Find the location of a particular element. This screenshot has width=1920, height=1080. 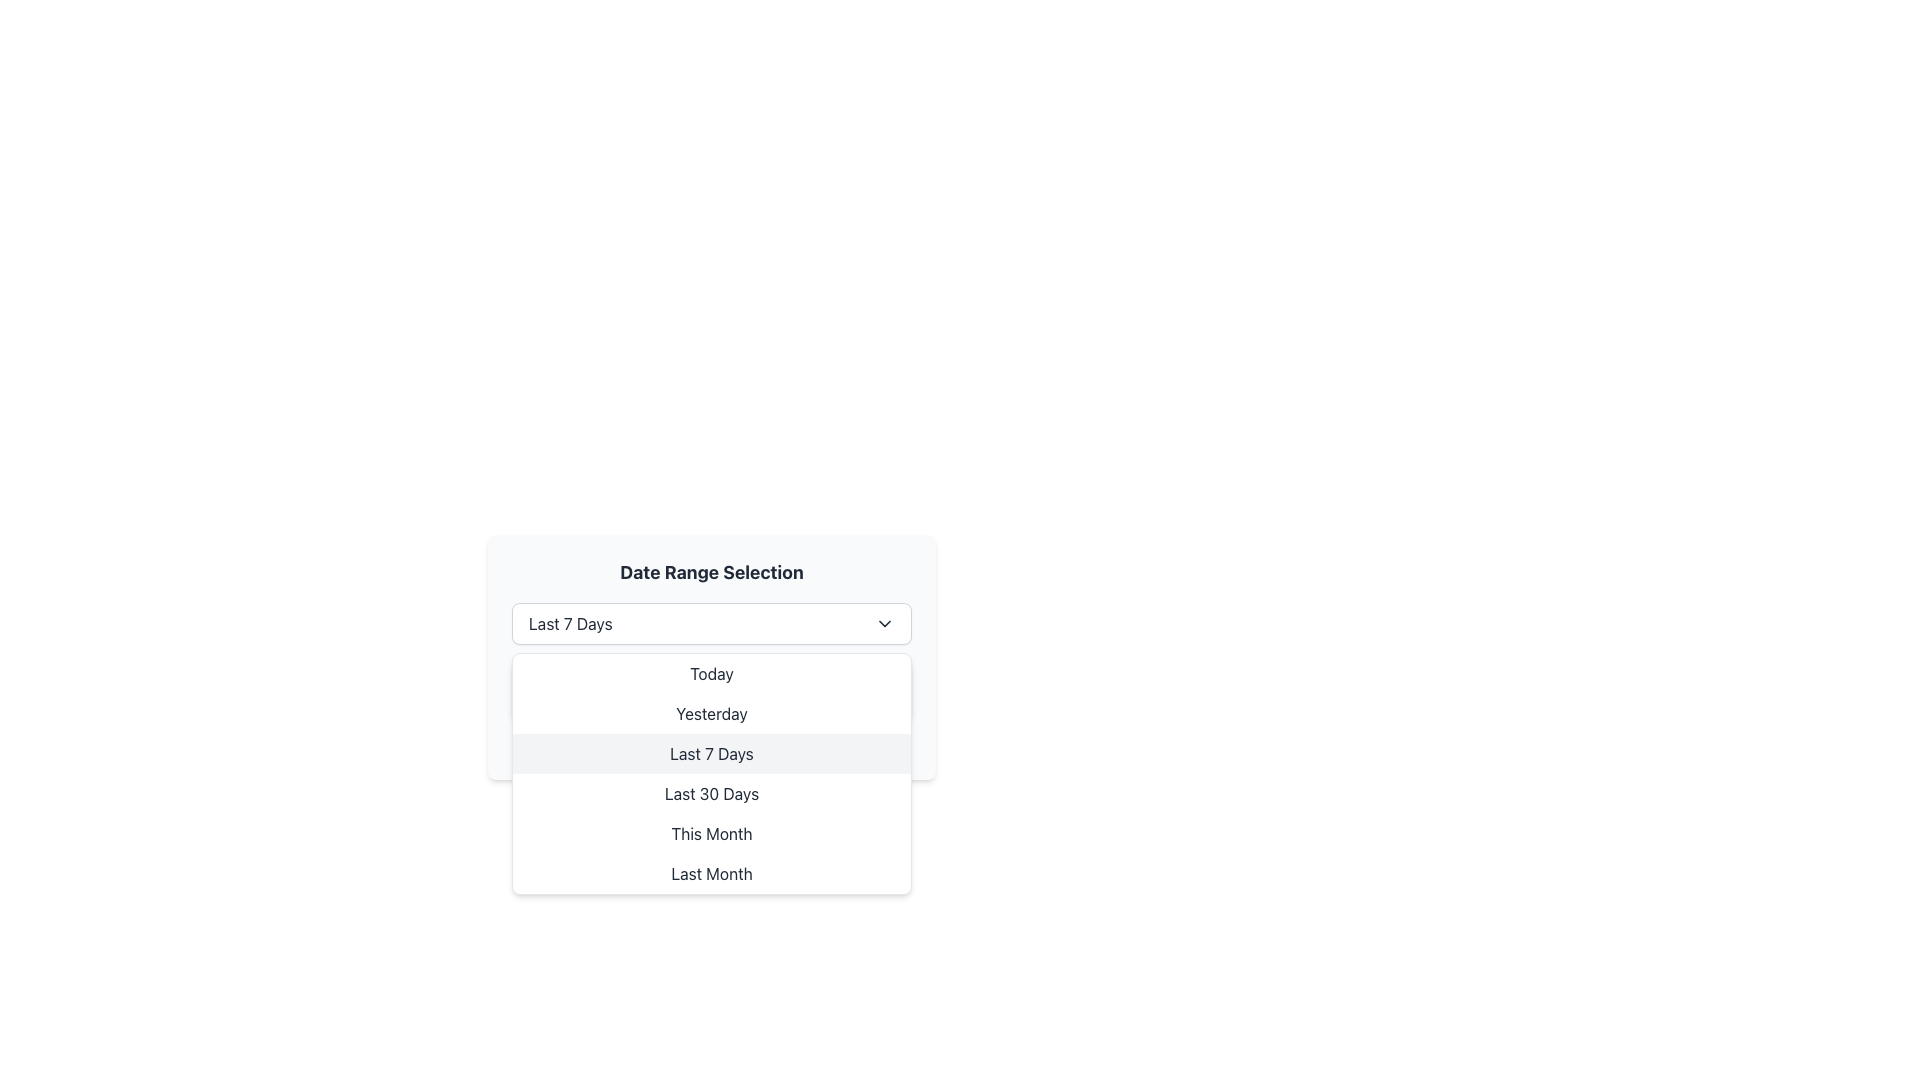

the informational text element located at the bottom of the date range selection interface, which provides context for selecting a date range is located at coordinates (711, 744).